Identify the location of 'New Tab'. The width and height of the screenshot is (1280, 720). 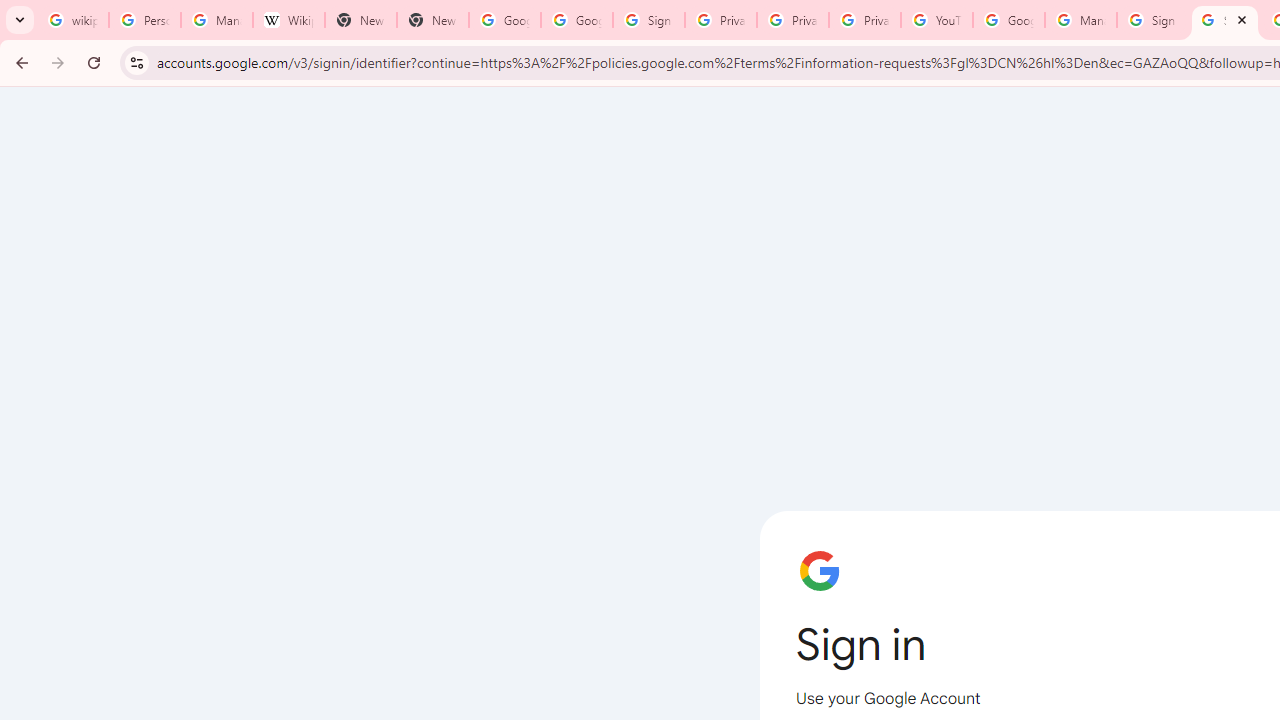
(360, 20).